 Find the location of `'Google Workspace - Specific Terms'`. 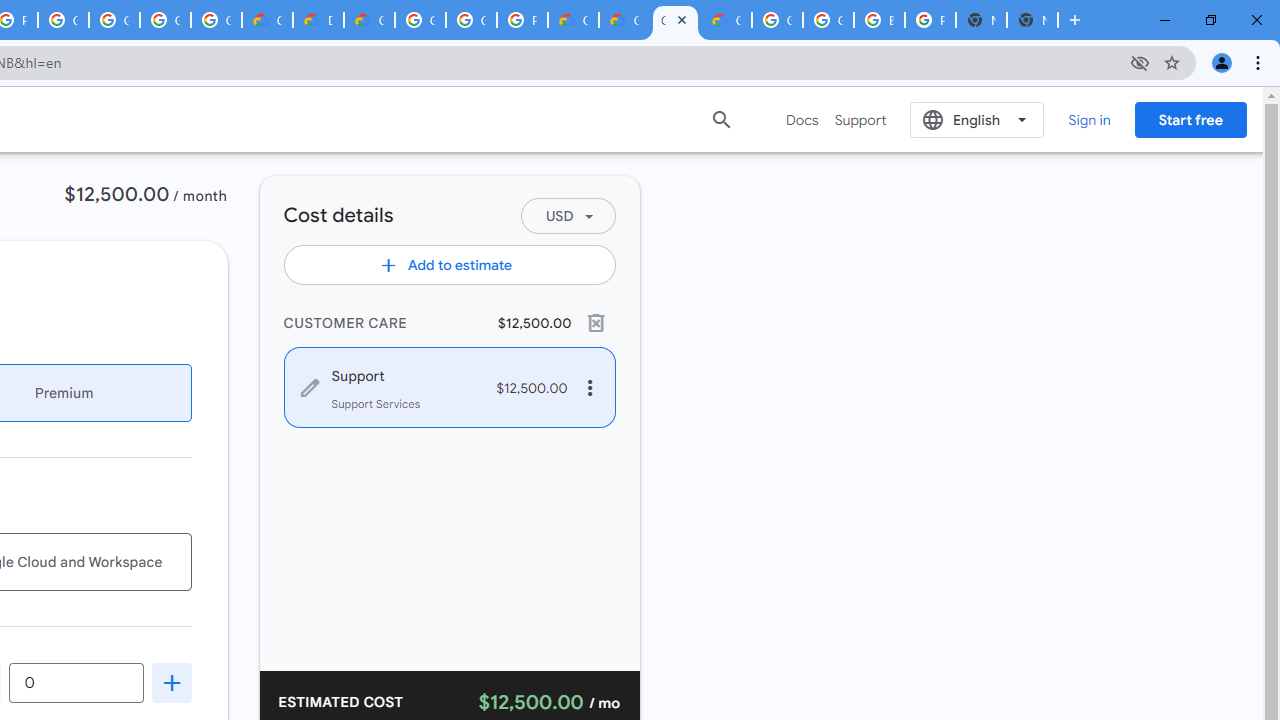

'Google Workspace - Specific Terms' is located at coordinates (165, 20).